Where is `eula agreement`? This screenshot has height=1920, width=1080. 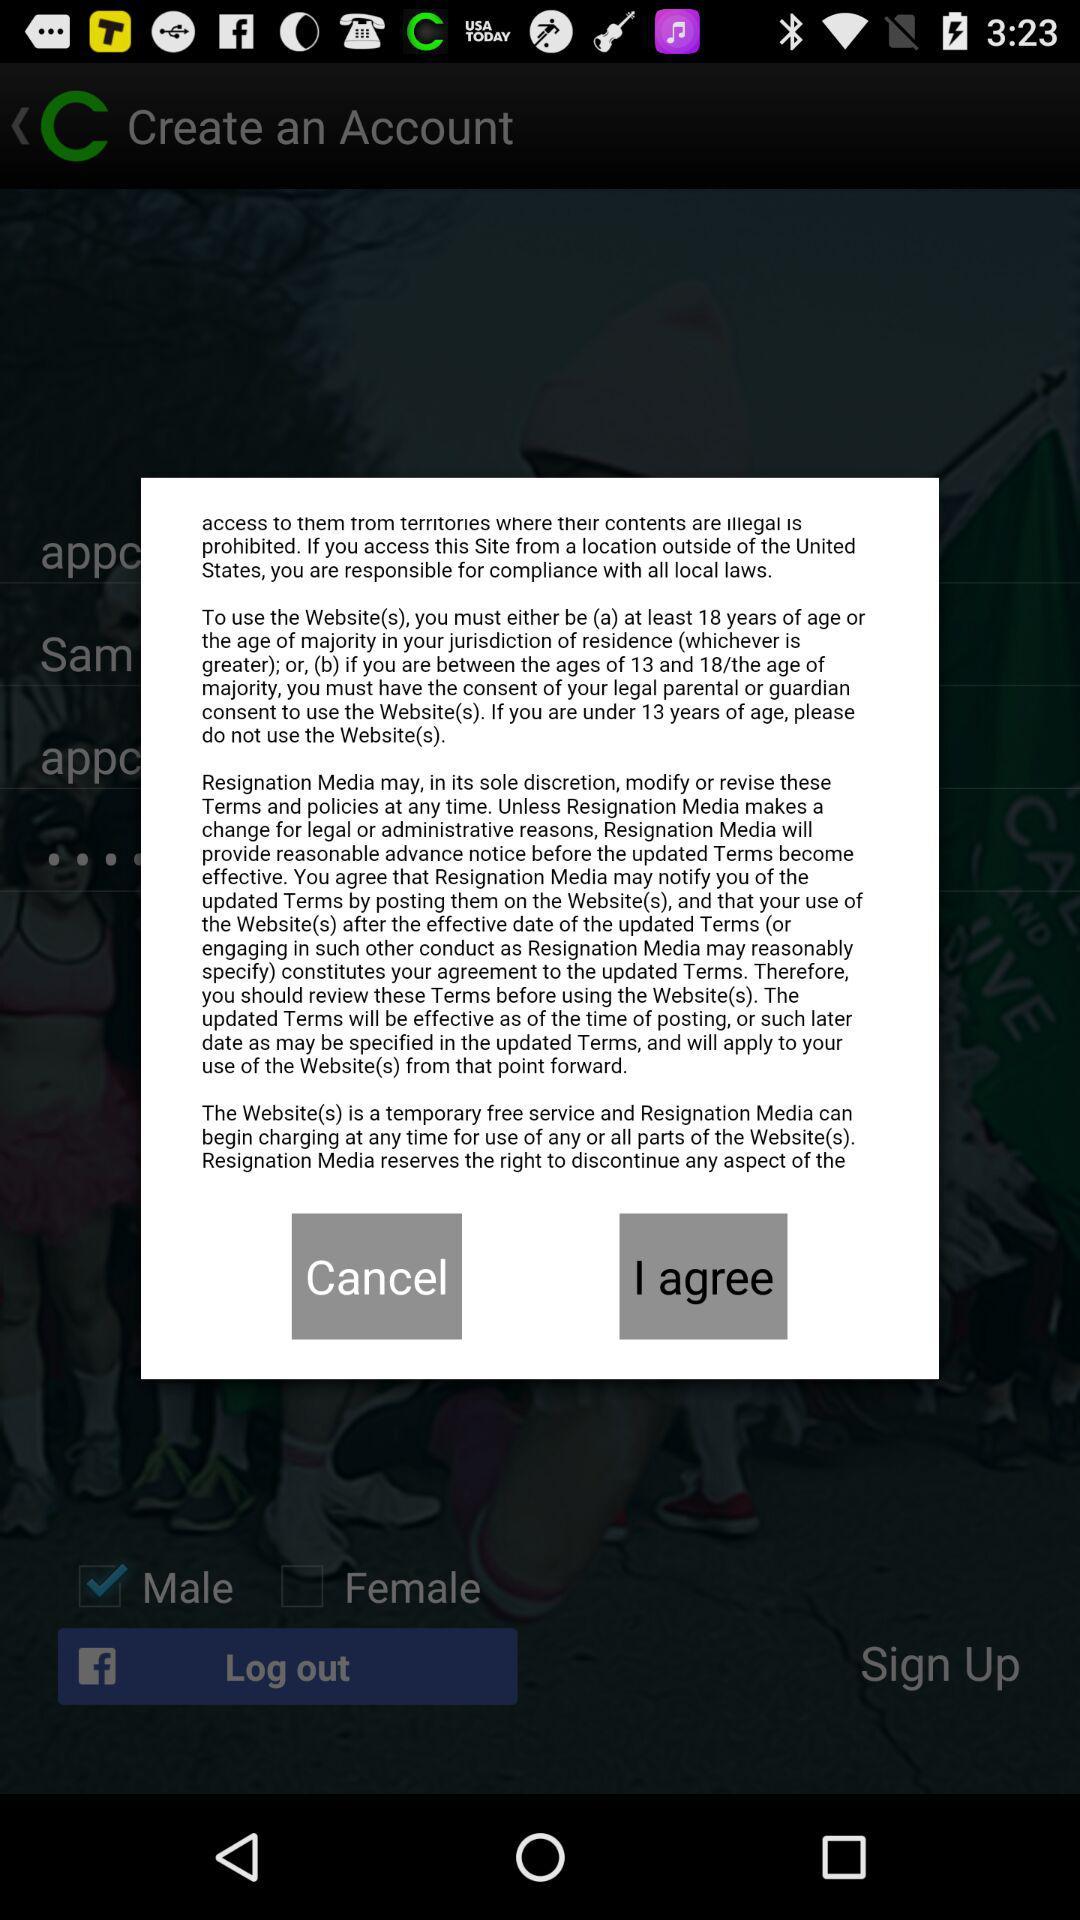 eula agreement is located at coordinates (540, 845).